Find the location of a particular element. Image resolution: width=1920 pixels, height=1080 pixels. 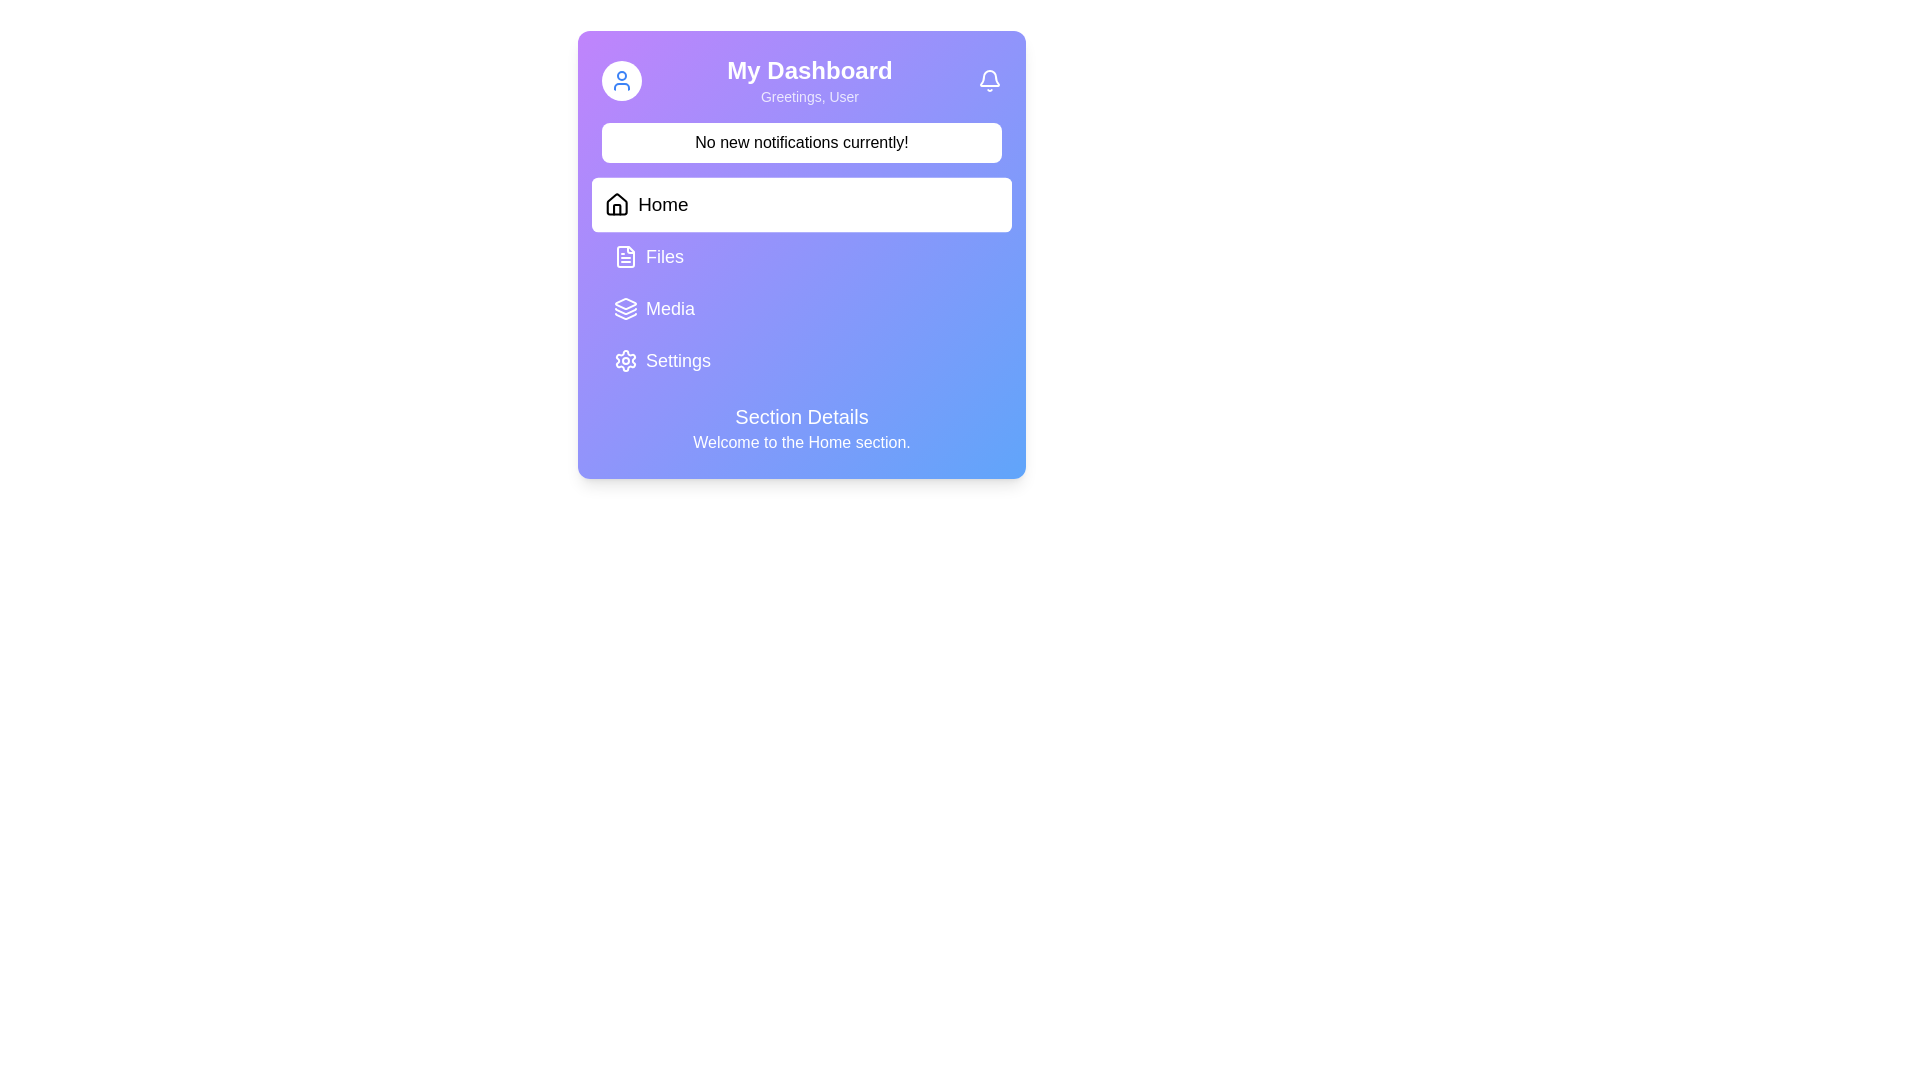

the Navigation menu, which has a gradient blue background and contains the items 'Home', 'Files', 'Media', and 'Settings' is located at coordinates (801, 282).